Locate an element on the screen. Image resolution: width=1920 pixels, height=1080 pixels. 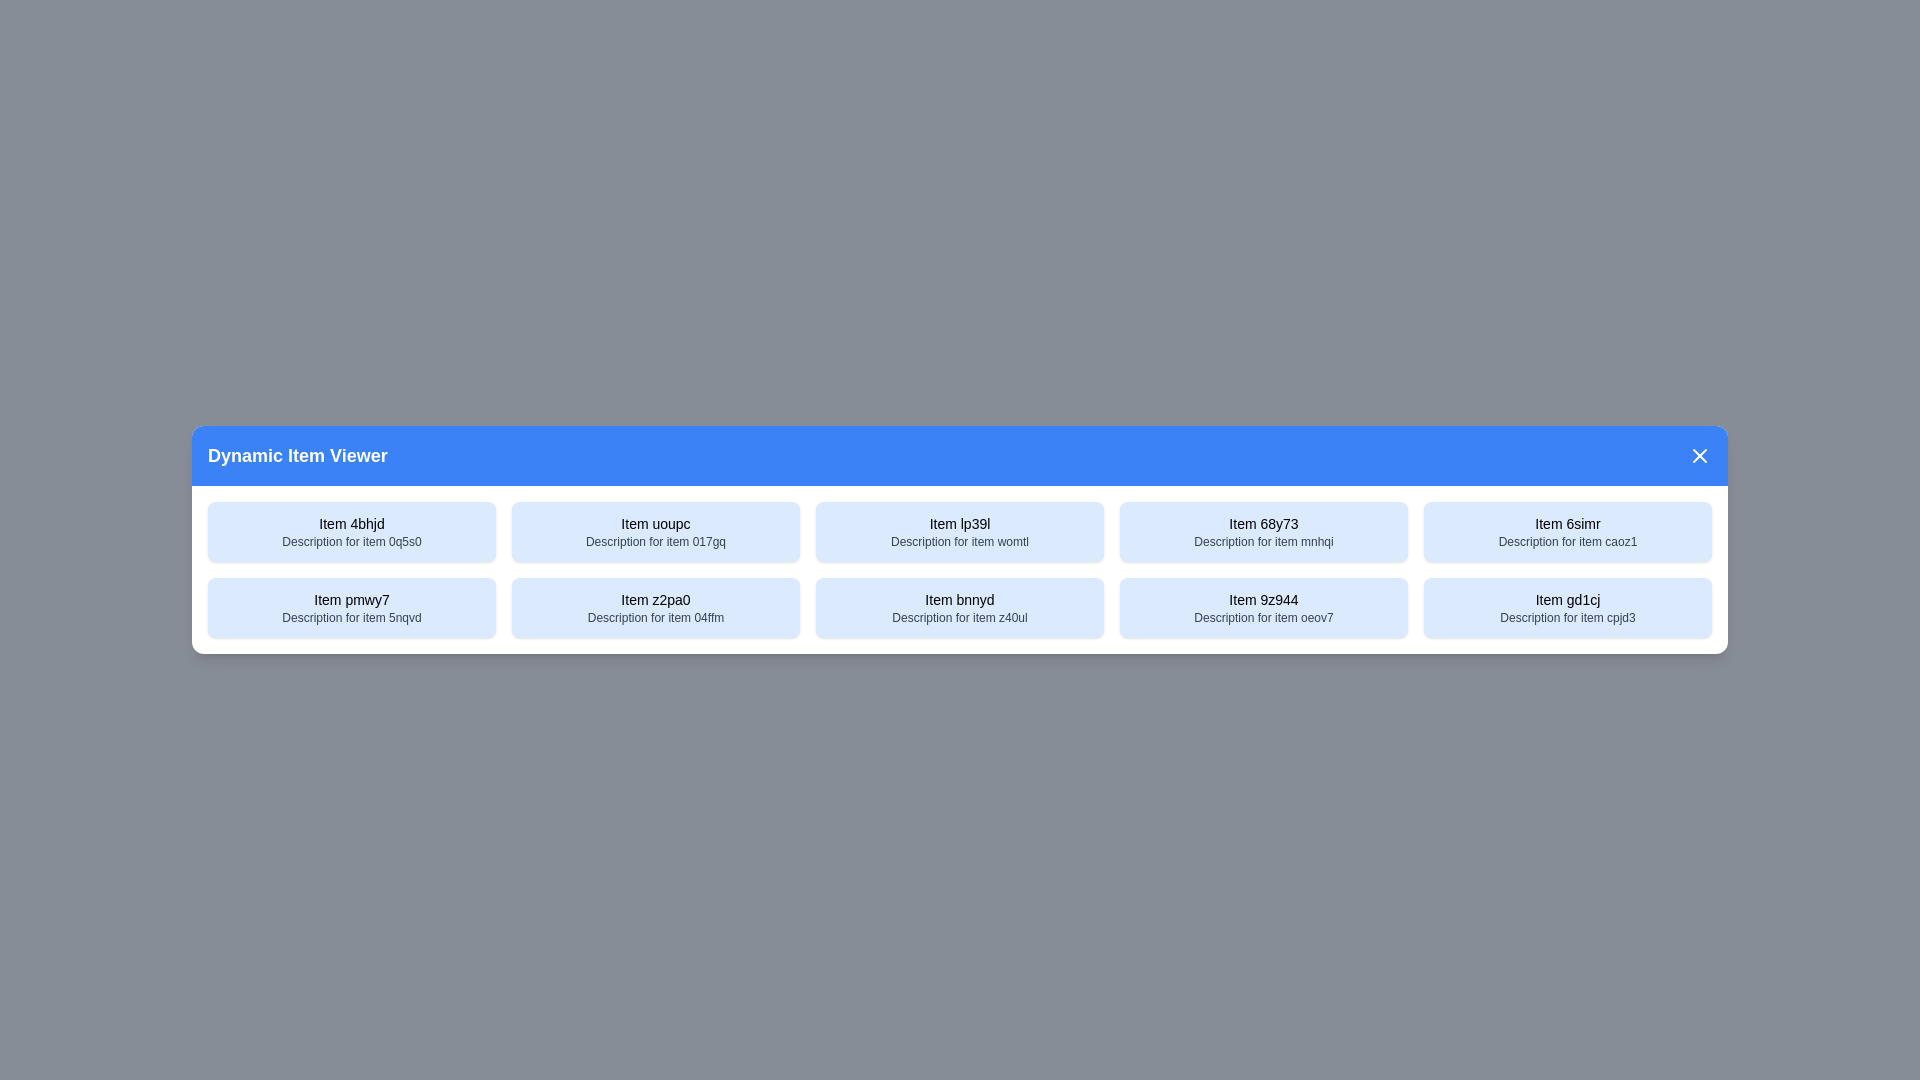
the item with title Item 9z944 to select it is located at coordinates (1262, 607).